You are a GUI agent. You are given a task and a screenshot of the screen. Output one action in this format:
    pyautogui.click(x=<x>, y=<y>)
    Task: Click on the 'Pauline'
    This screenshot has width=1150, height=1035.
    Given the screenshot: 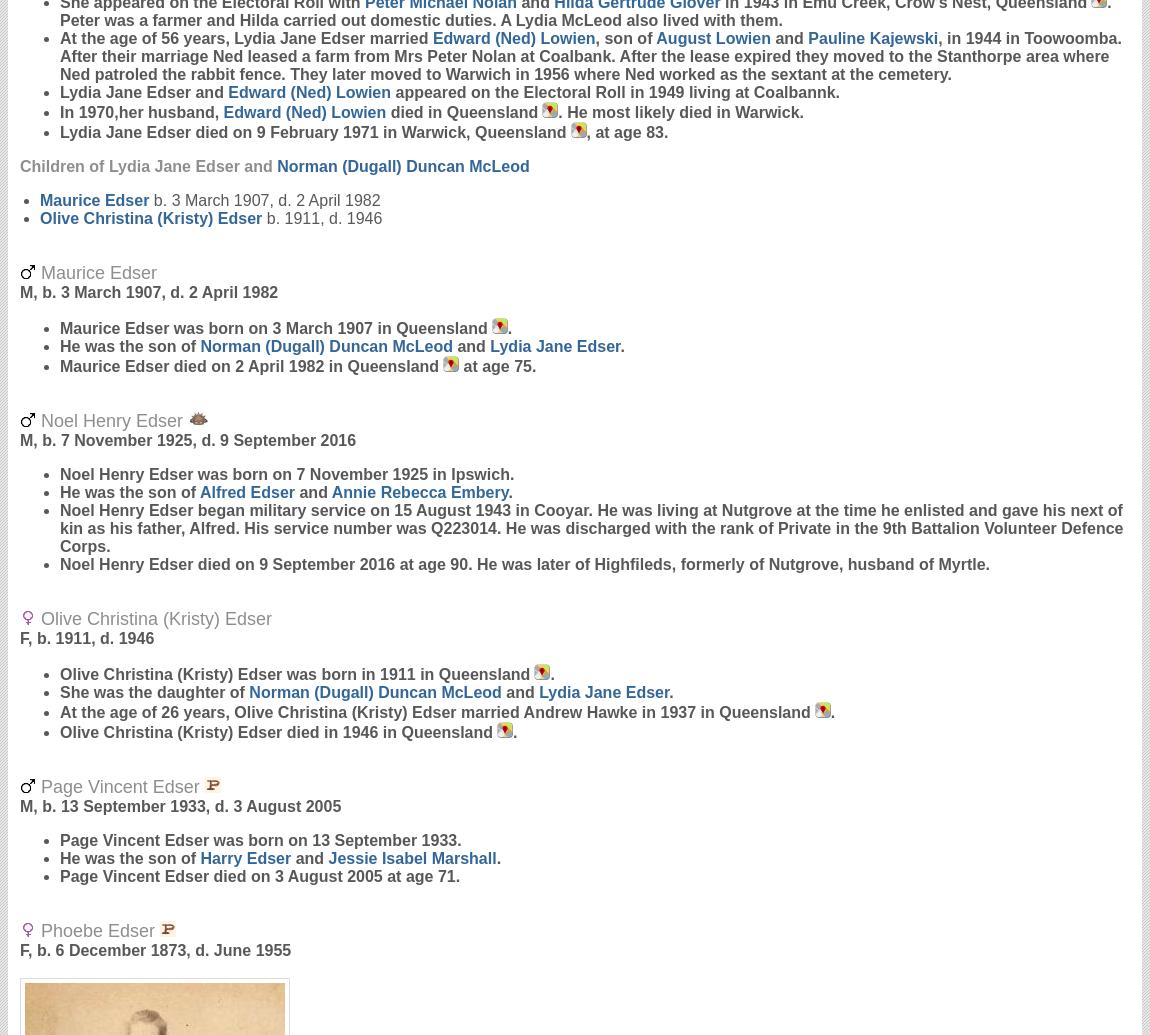 What is the action you would take?
    pyautogui.click(x=837, y=38)
    